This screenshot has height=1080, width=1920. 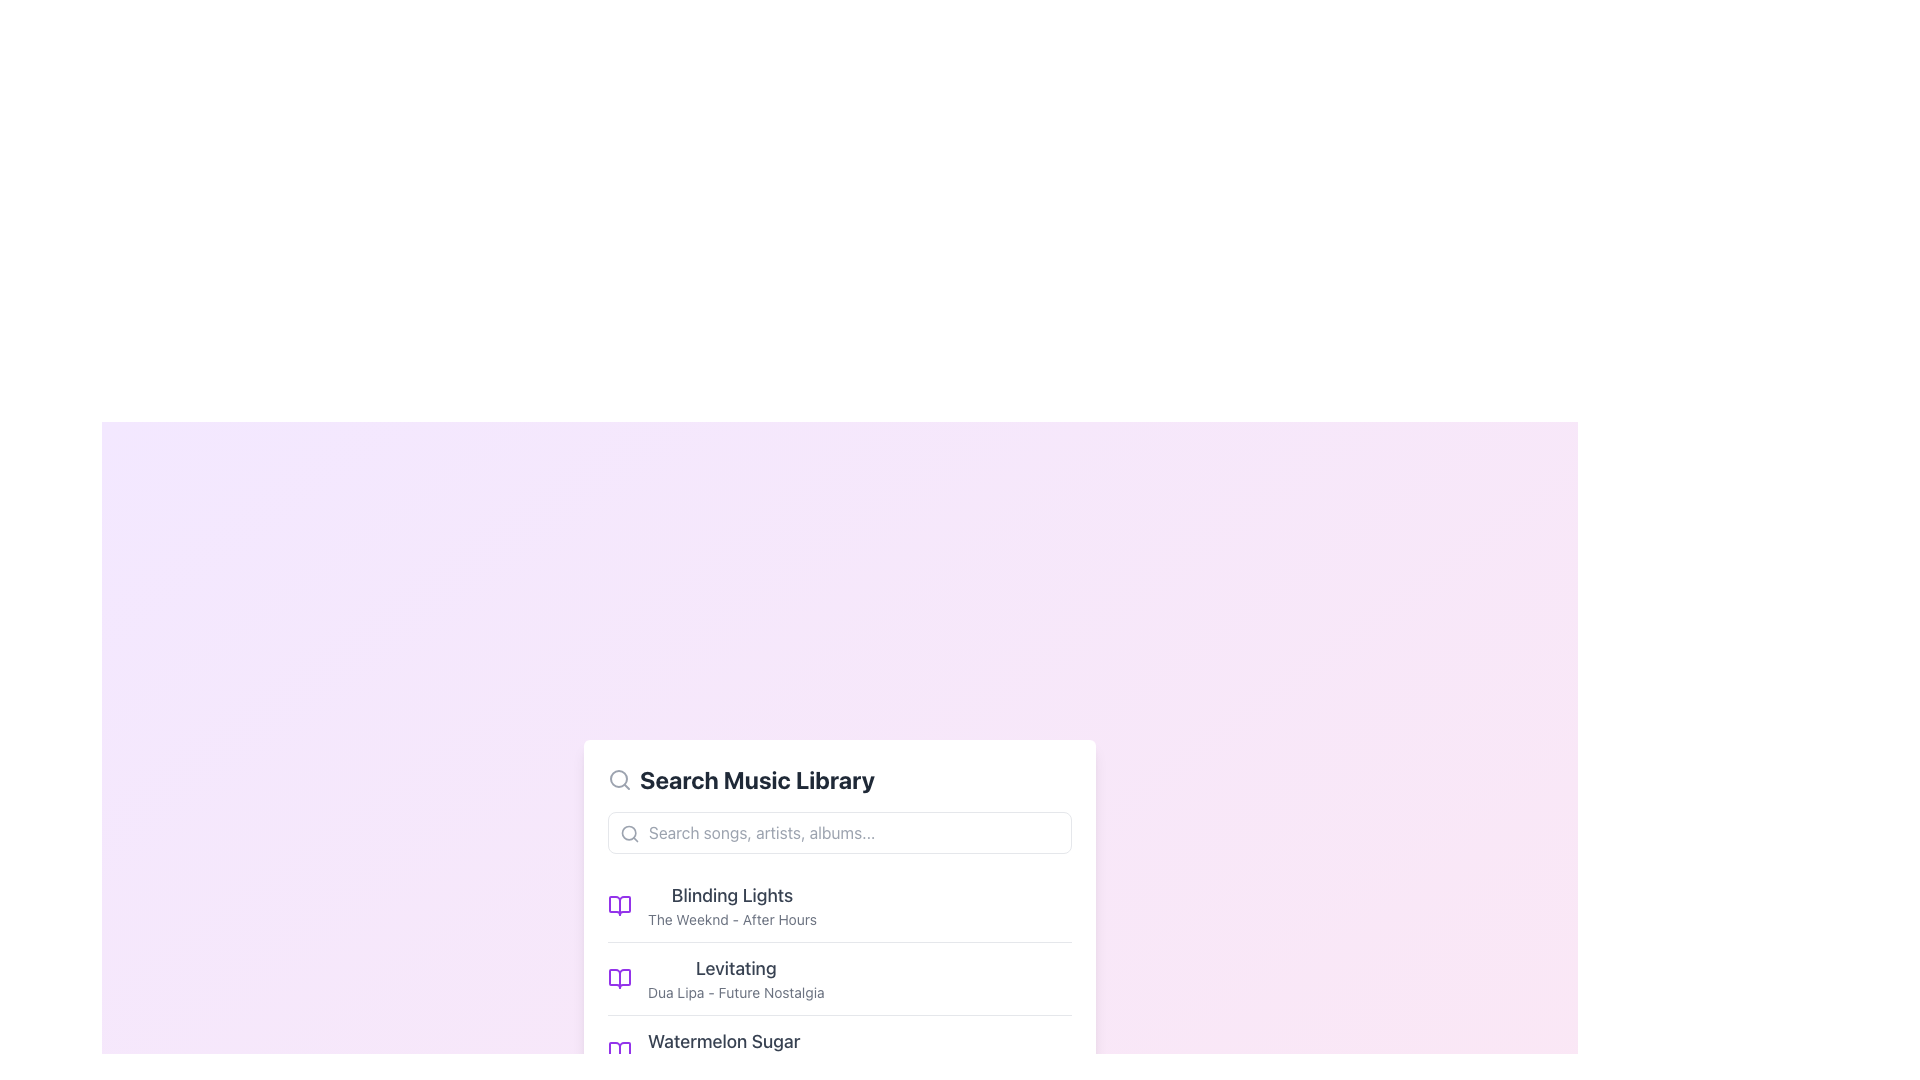 I want to click on the Text Label element that contains the text 'Dua Lipa - Future Nostalgia', which is located below the bold text 'Levitating' in the 'Search Music Library' section, so click(x=735, y=992).